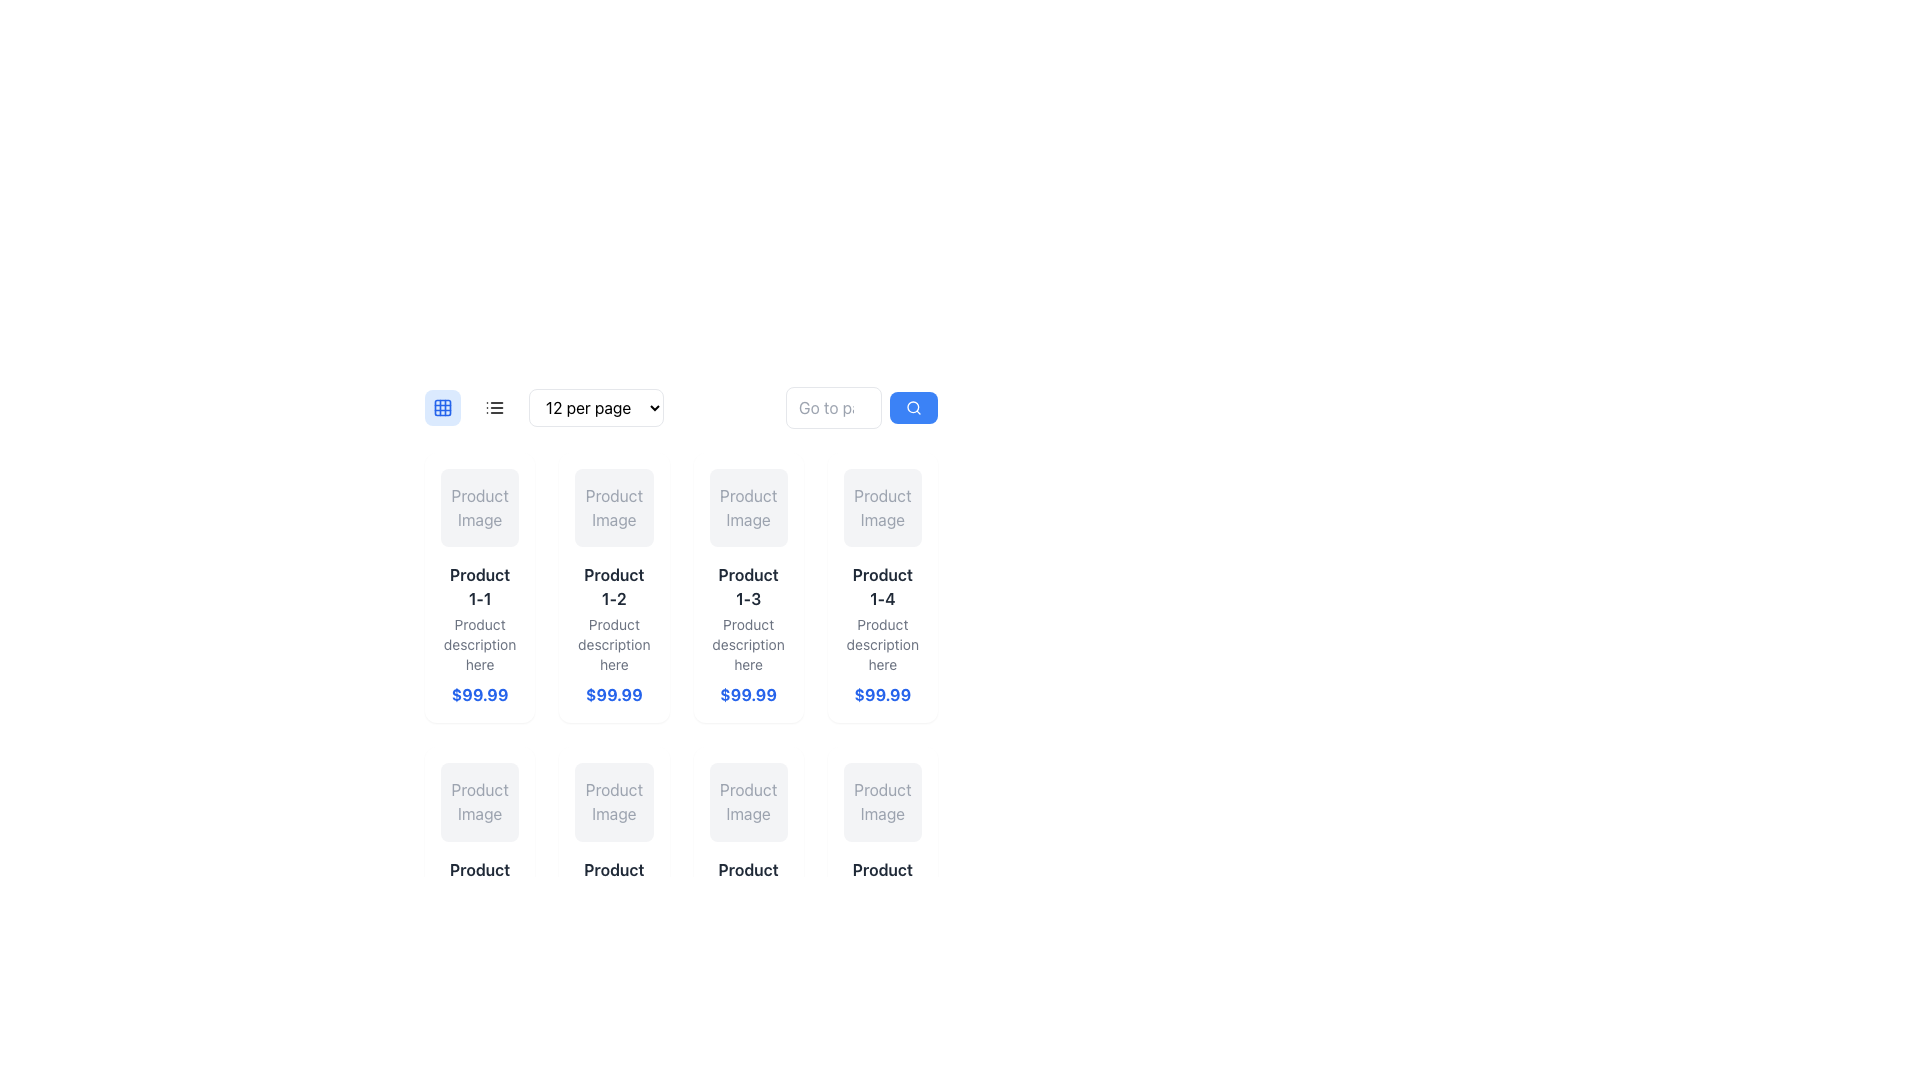 This screenshot has height=1080, width=1920. Describe the element at coordinates (595, 407) in the screenshot. I see `an option from the dropdown menu located in the center of the row of options above the product grid, which contains pagination settings such as '12 per page', '24 per page', and '48 per page'` at that location.